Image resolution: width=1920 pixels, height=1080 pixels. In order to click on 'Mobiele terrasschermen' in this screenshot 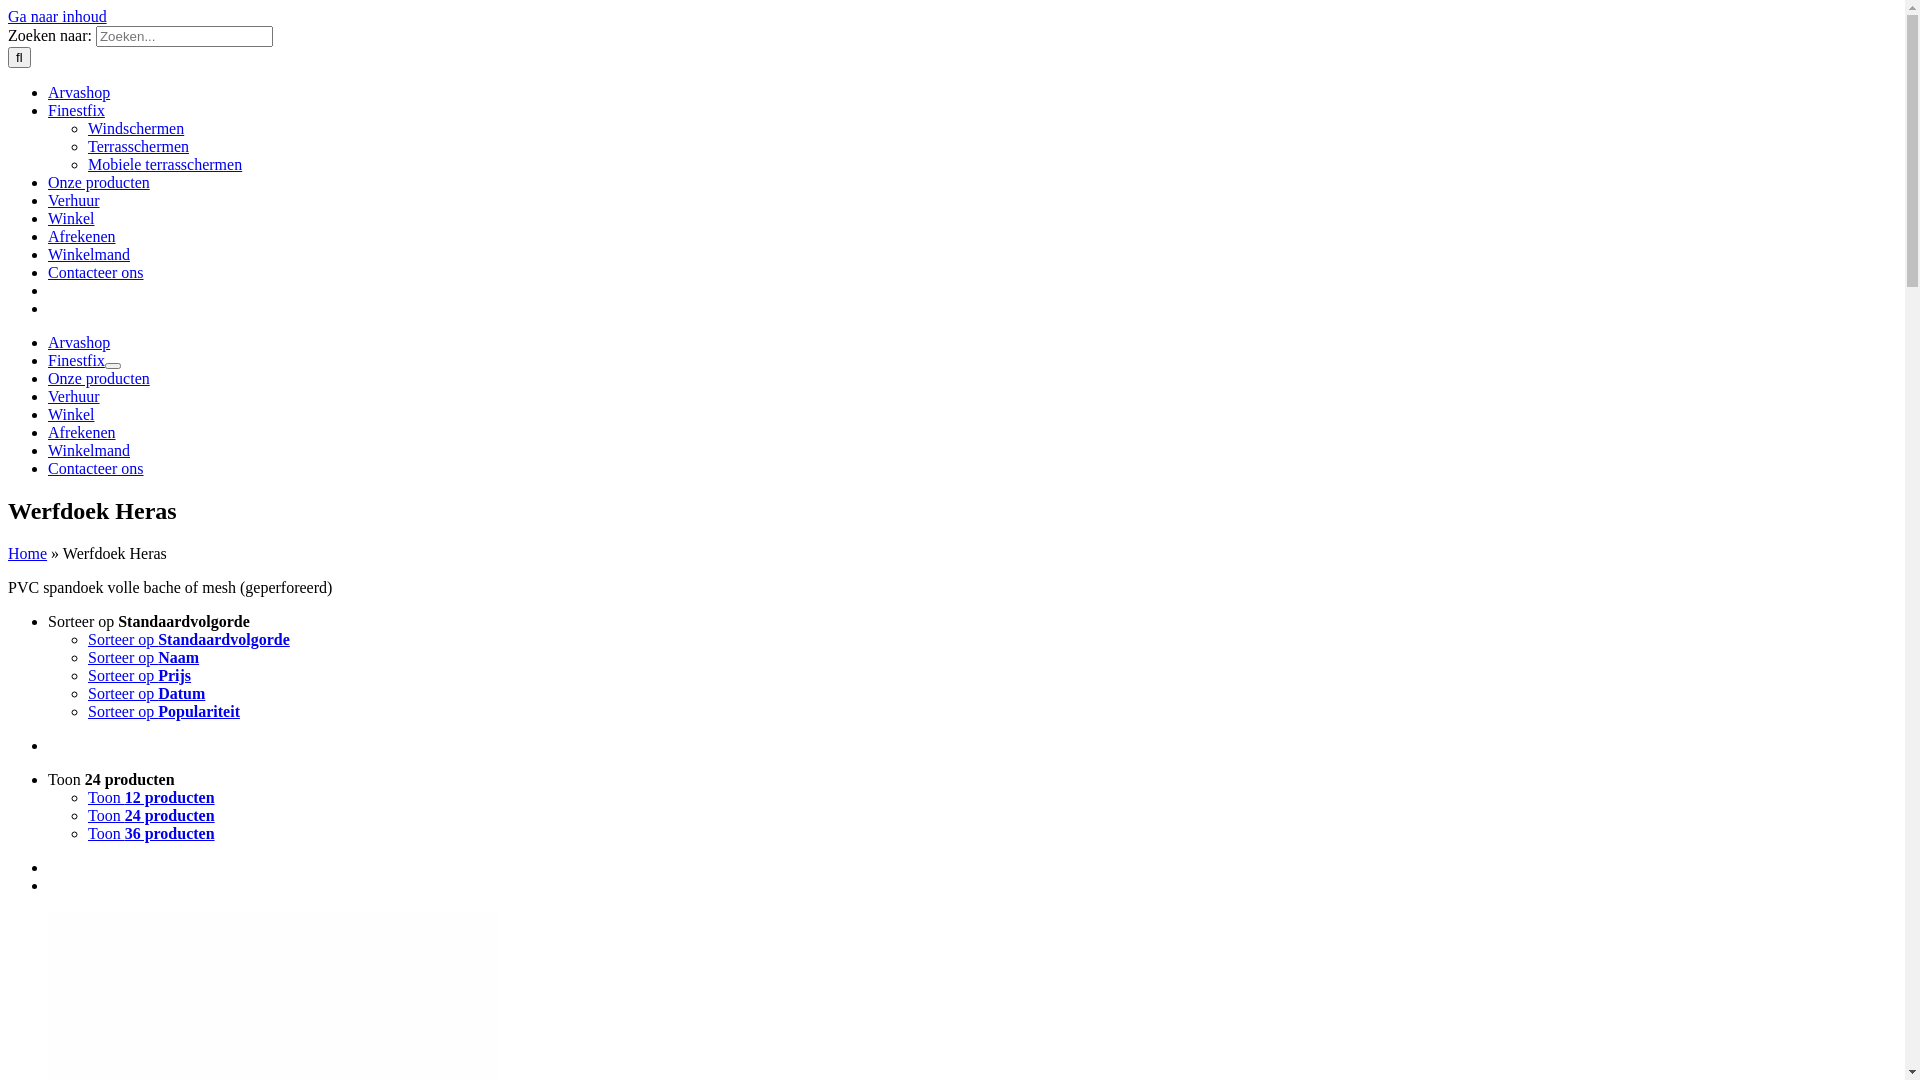, I will do `click(164, 163)`.